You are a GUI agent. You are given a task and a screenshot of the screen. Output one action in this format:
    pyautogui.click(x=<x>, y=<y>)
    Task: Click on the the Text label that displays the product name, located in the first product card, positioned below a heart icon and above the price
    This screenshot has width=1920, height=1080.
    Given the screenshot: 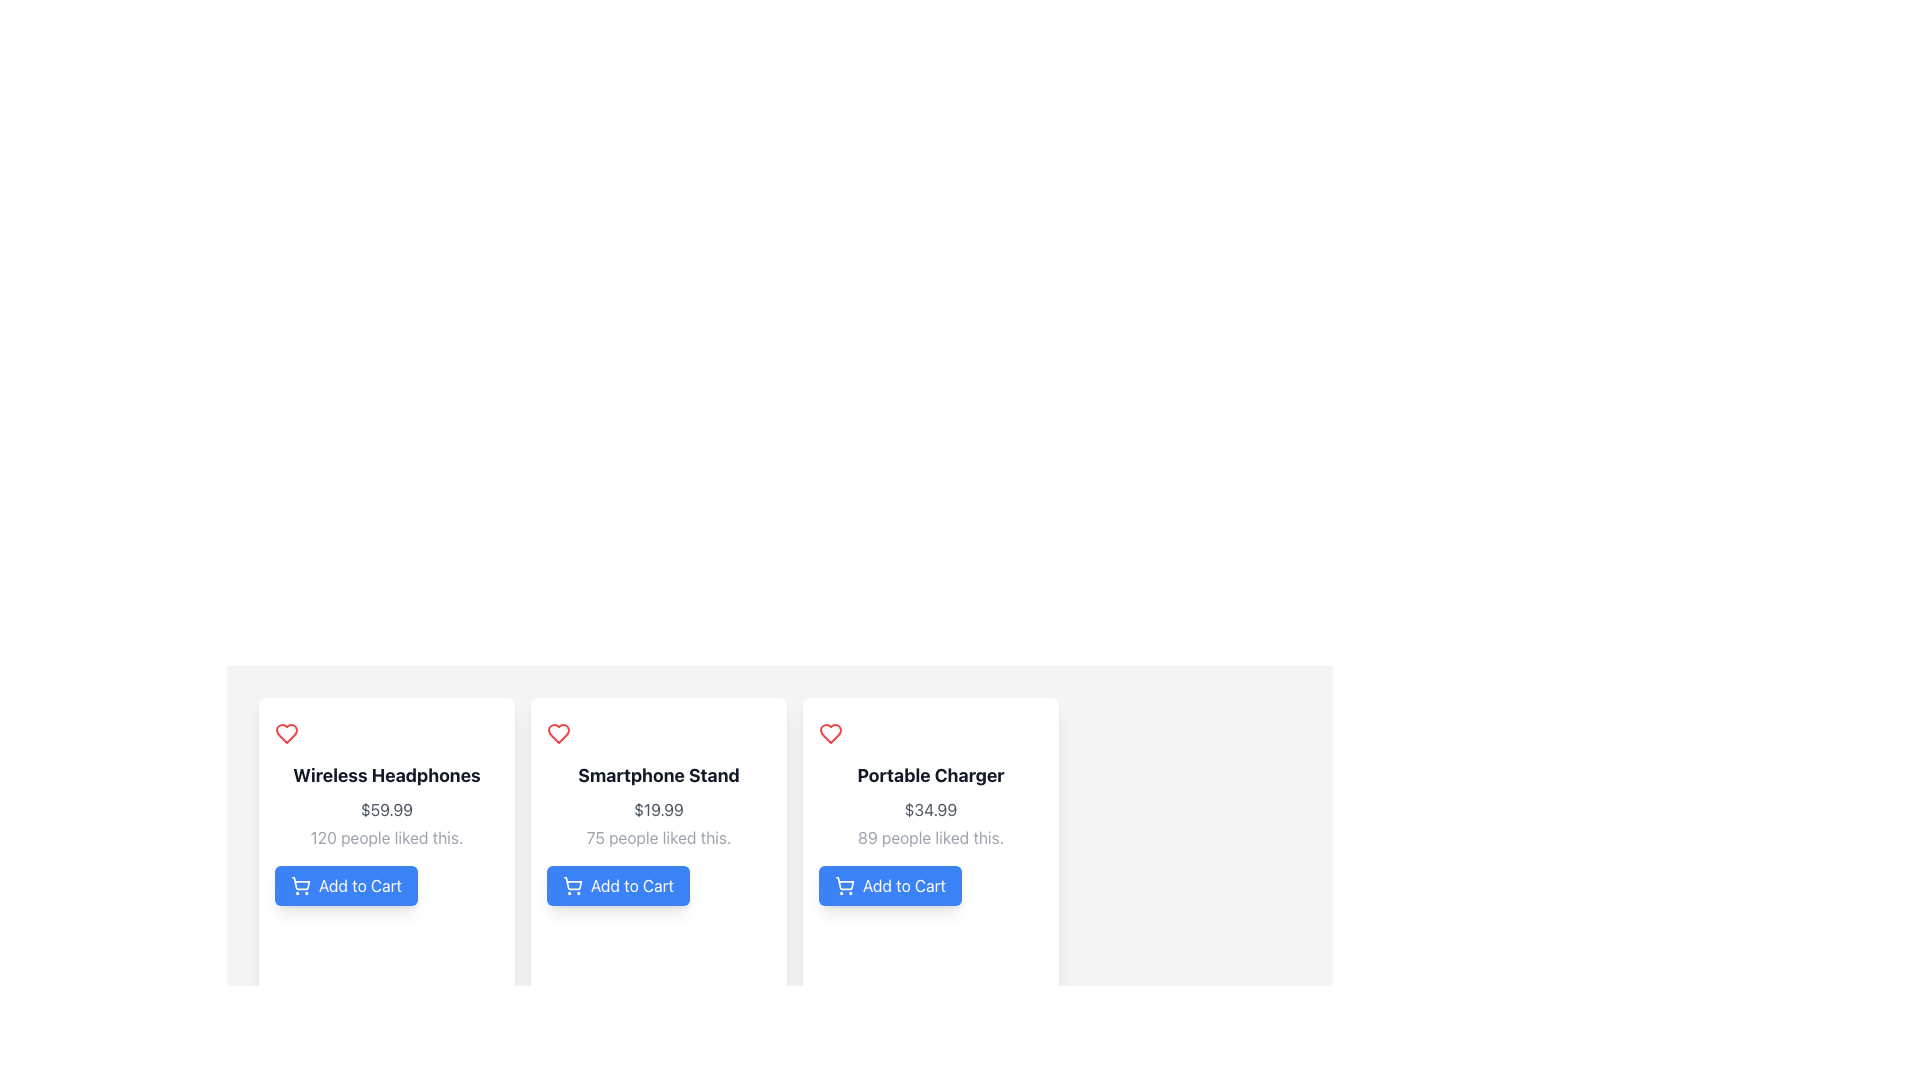 What is the action you would take?
    pyautogui.click(x=387, y=774)
    